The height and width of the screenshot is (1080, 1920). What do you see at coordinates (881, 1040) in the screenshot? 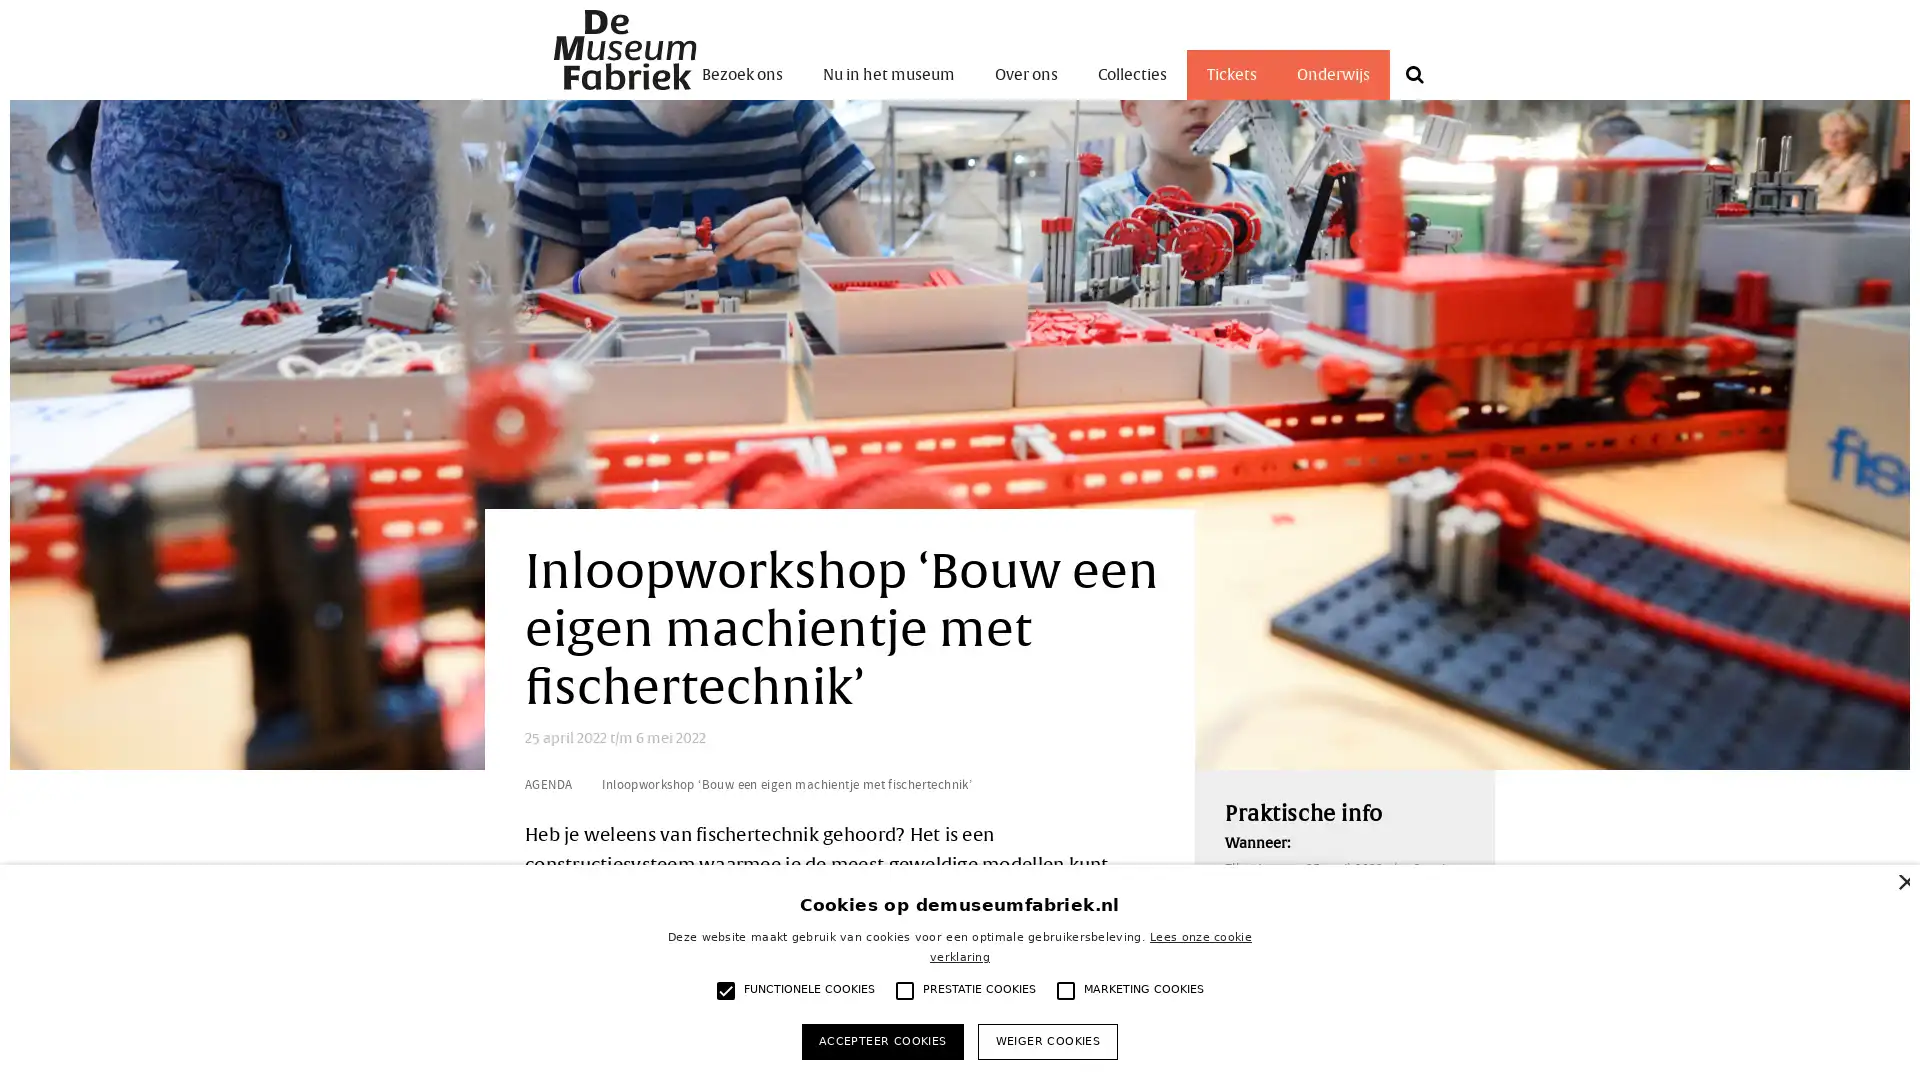
I see `ACCEPTEER COOKIES` at bounding box center [881, 1040].